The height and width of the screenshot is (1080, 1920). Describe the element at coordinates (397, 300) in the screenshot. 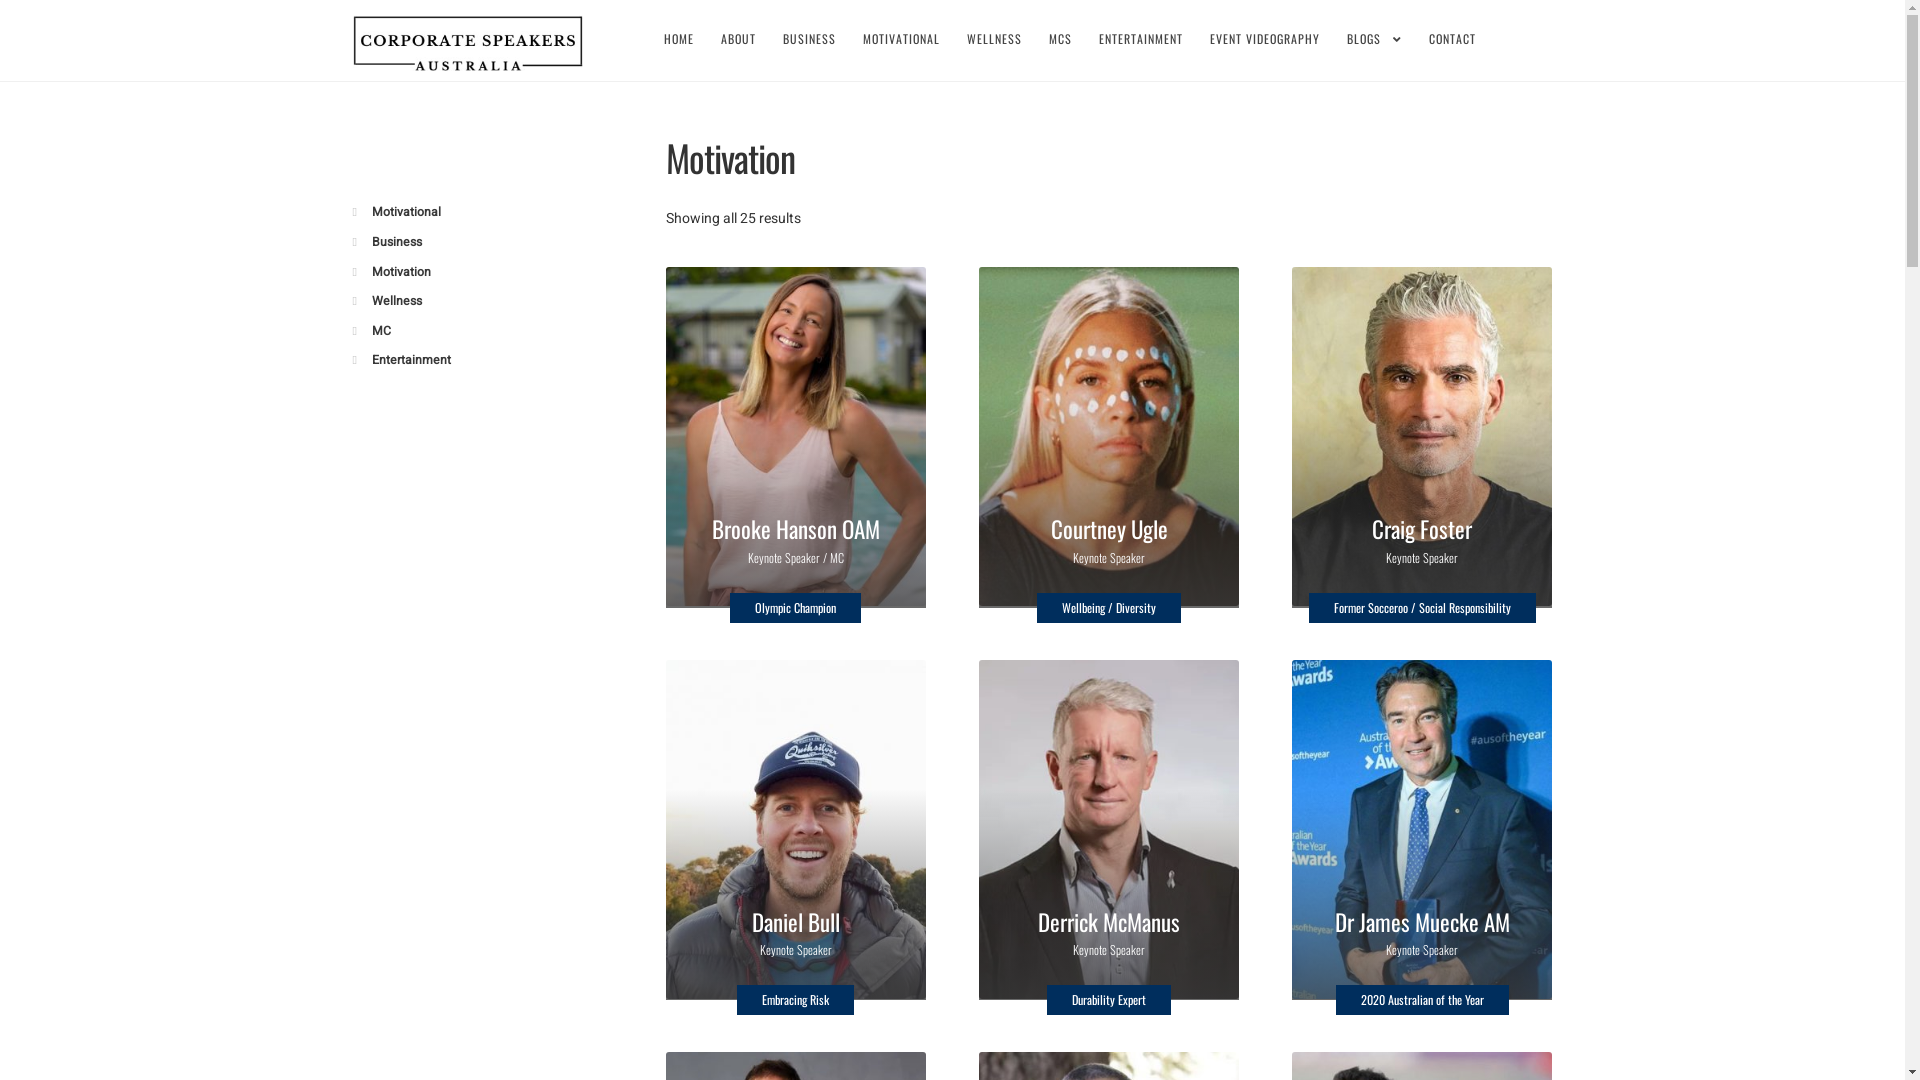

I see `'Wellness'` at that location.